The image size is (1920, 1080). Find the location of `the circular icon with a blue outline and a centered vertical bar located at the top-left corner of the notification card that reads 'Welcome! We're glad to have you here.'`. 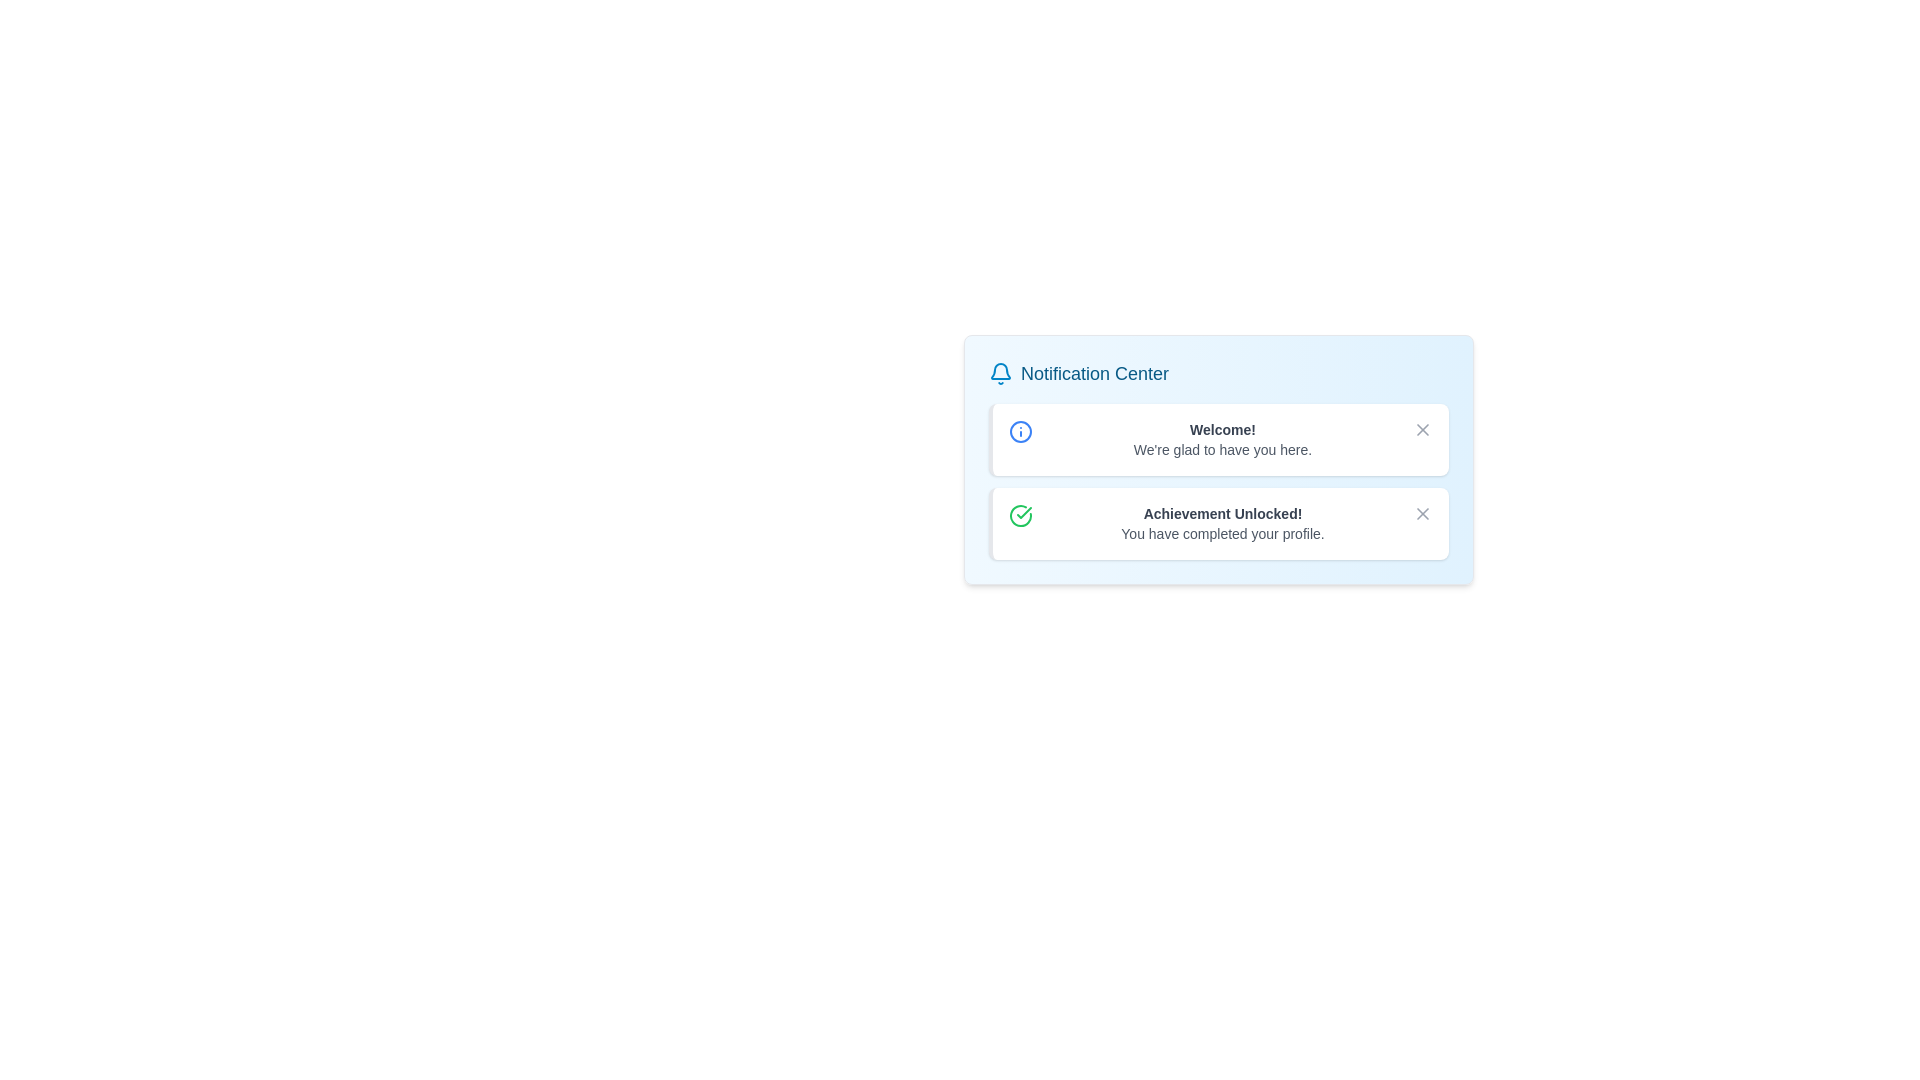

the circular icon with a blue outline and a centered vertical bar located at the top-left corner of the notification card that reads 'Welcome! We're glad to have you here.' is located at coordinates (1021, 431).